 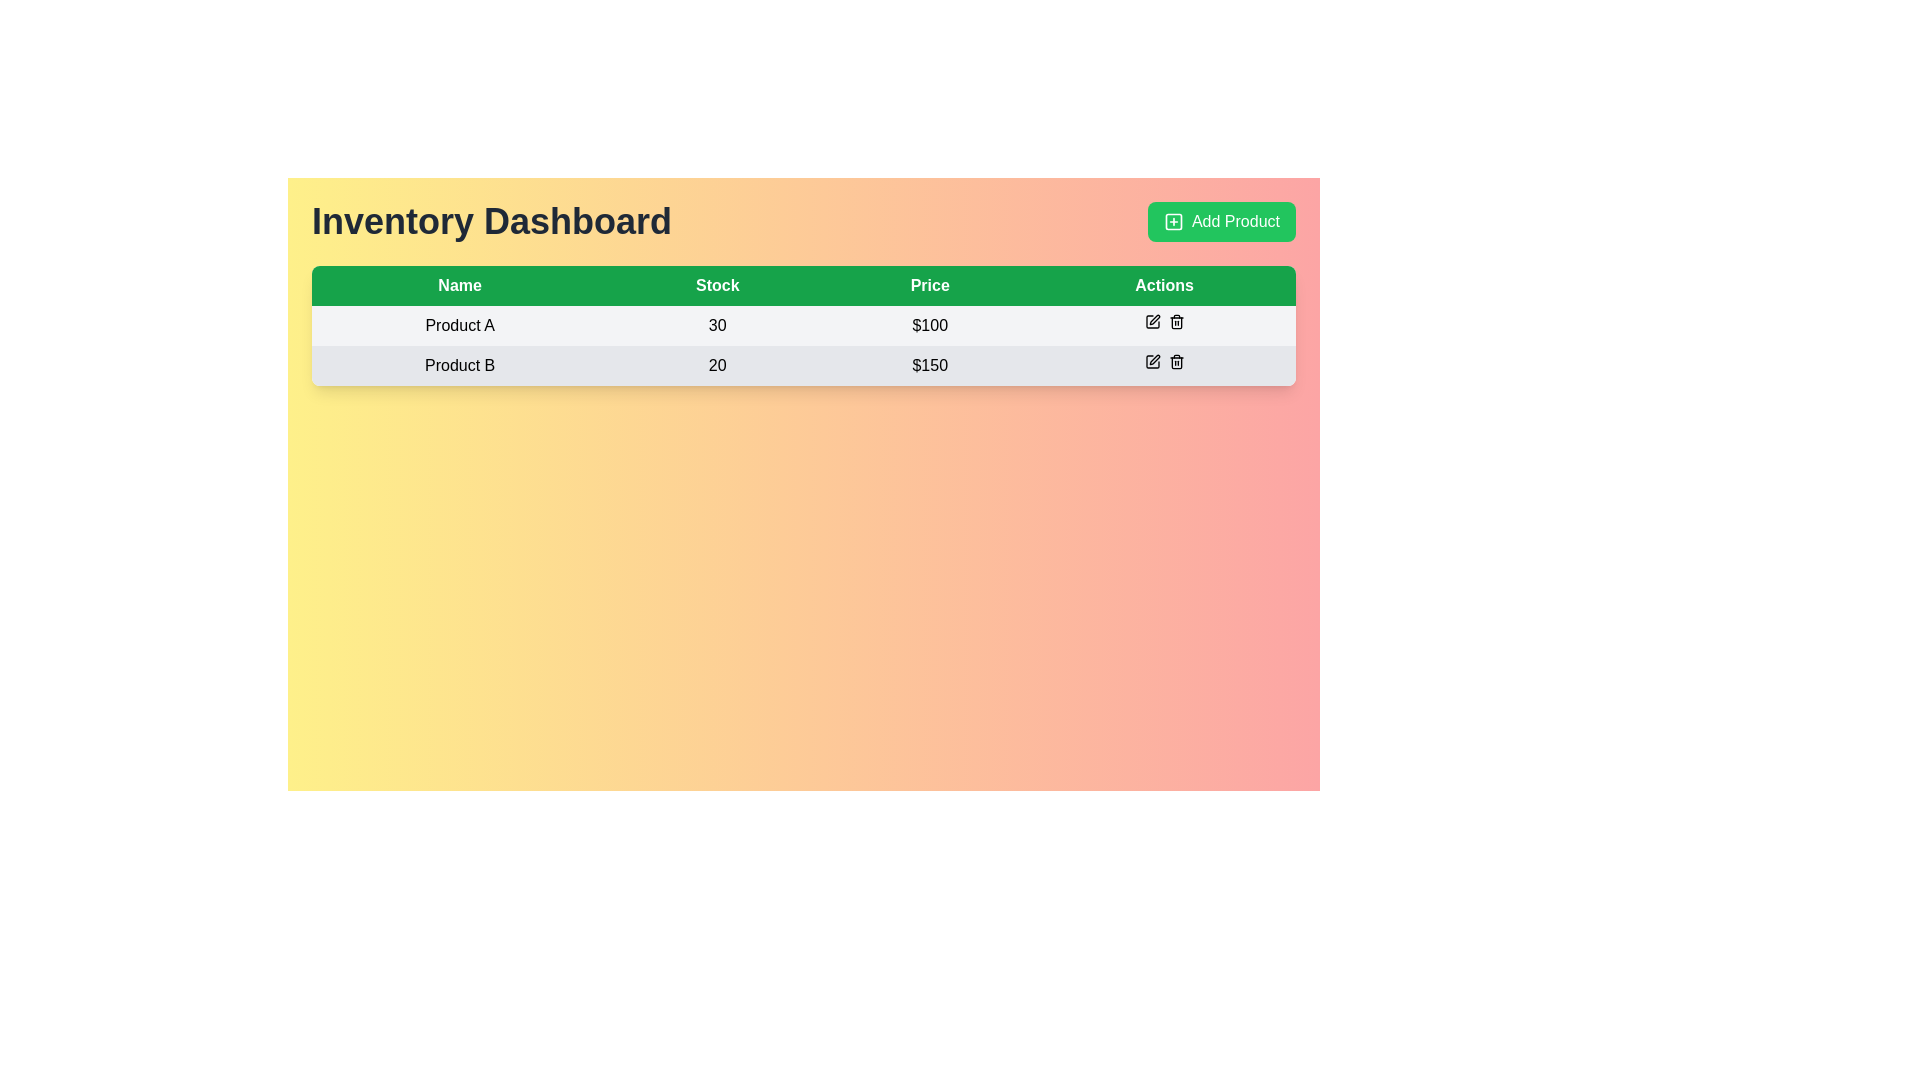 I want to click on the 'Price' text label, which is styled with a bold font and centered within a green rectangular background, located in the header of a table as the third column header, so click(x=929, y=285).